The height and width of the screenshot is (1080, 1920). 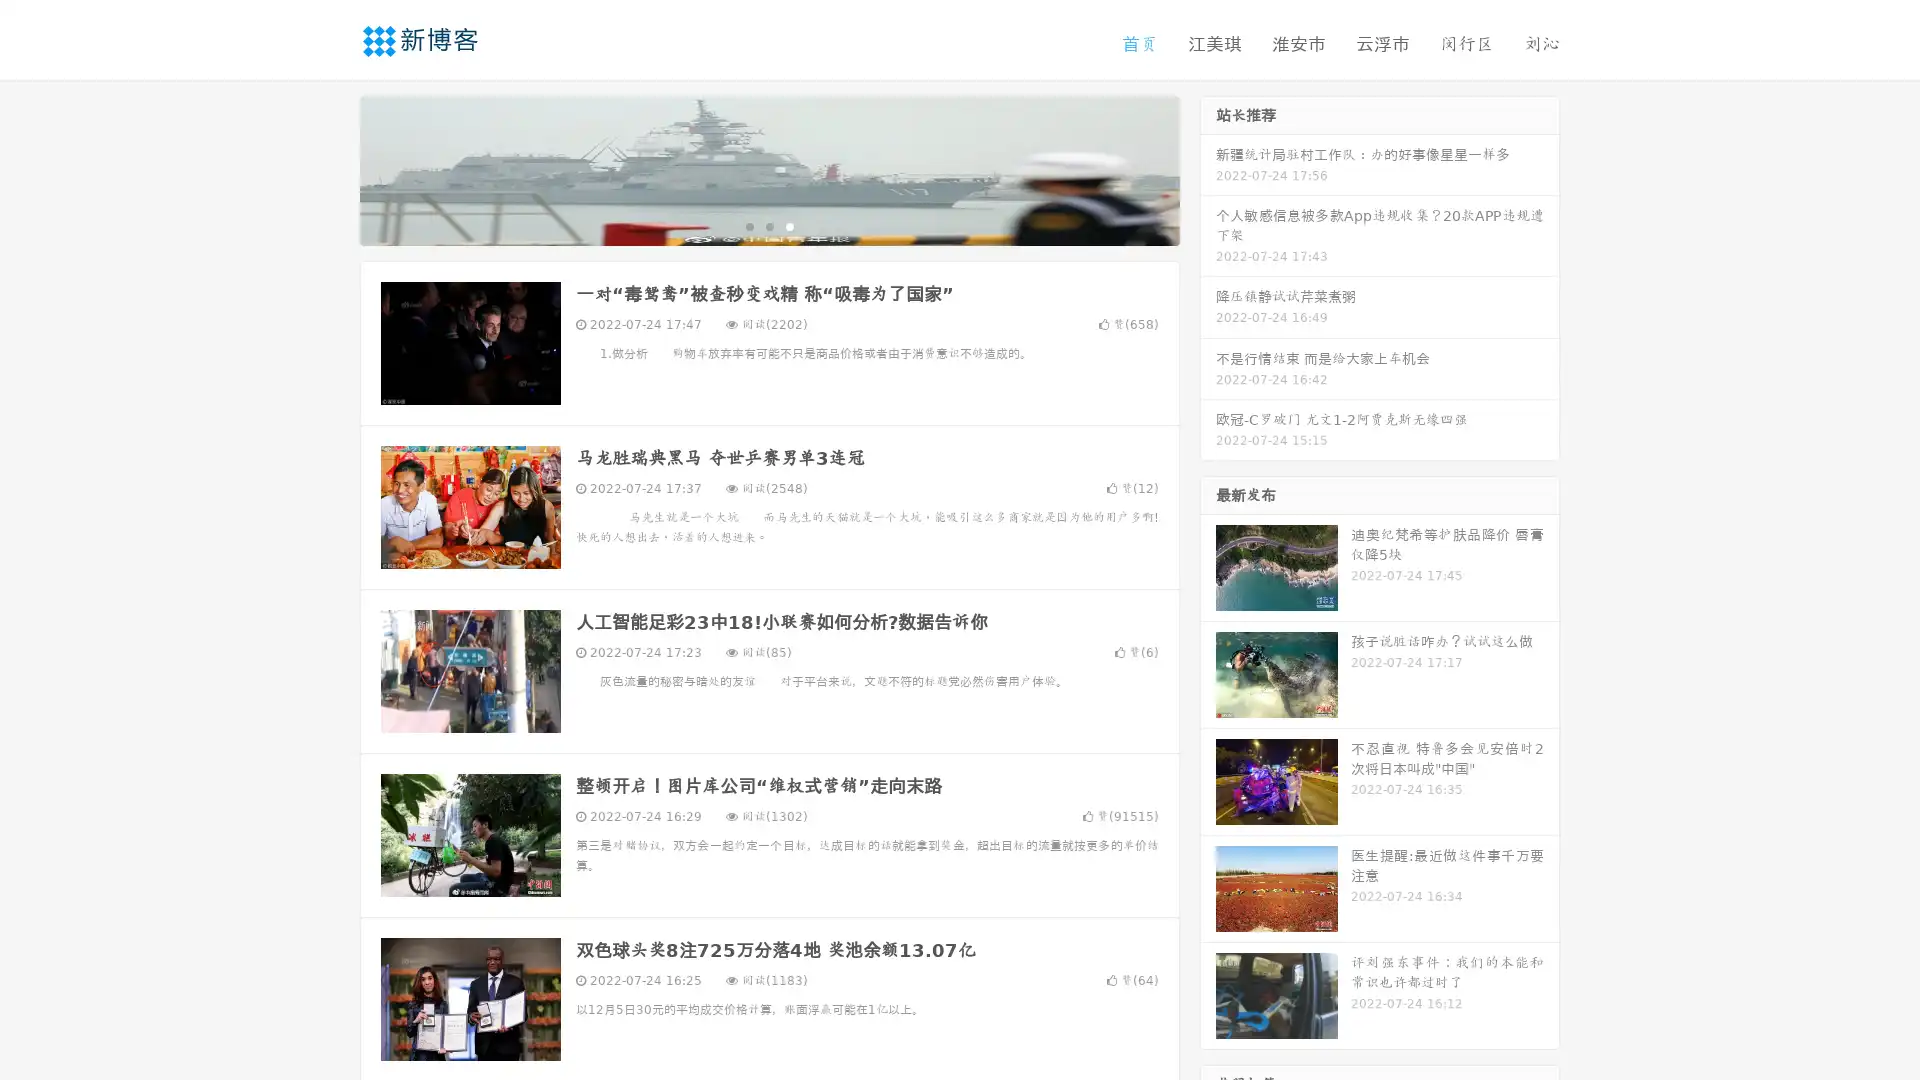 I want to click on Previous slide, so click(x=330, y=168).